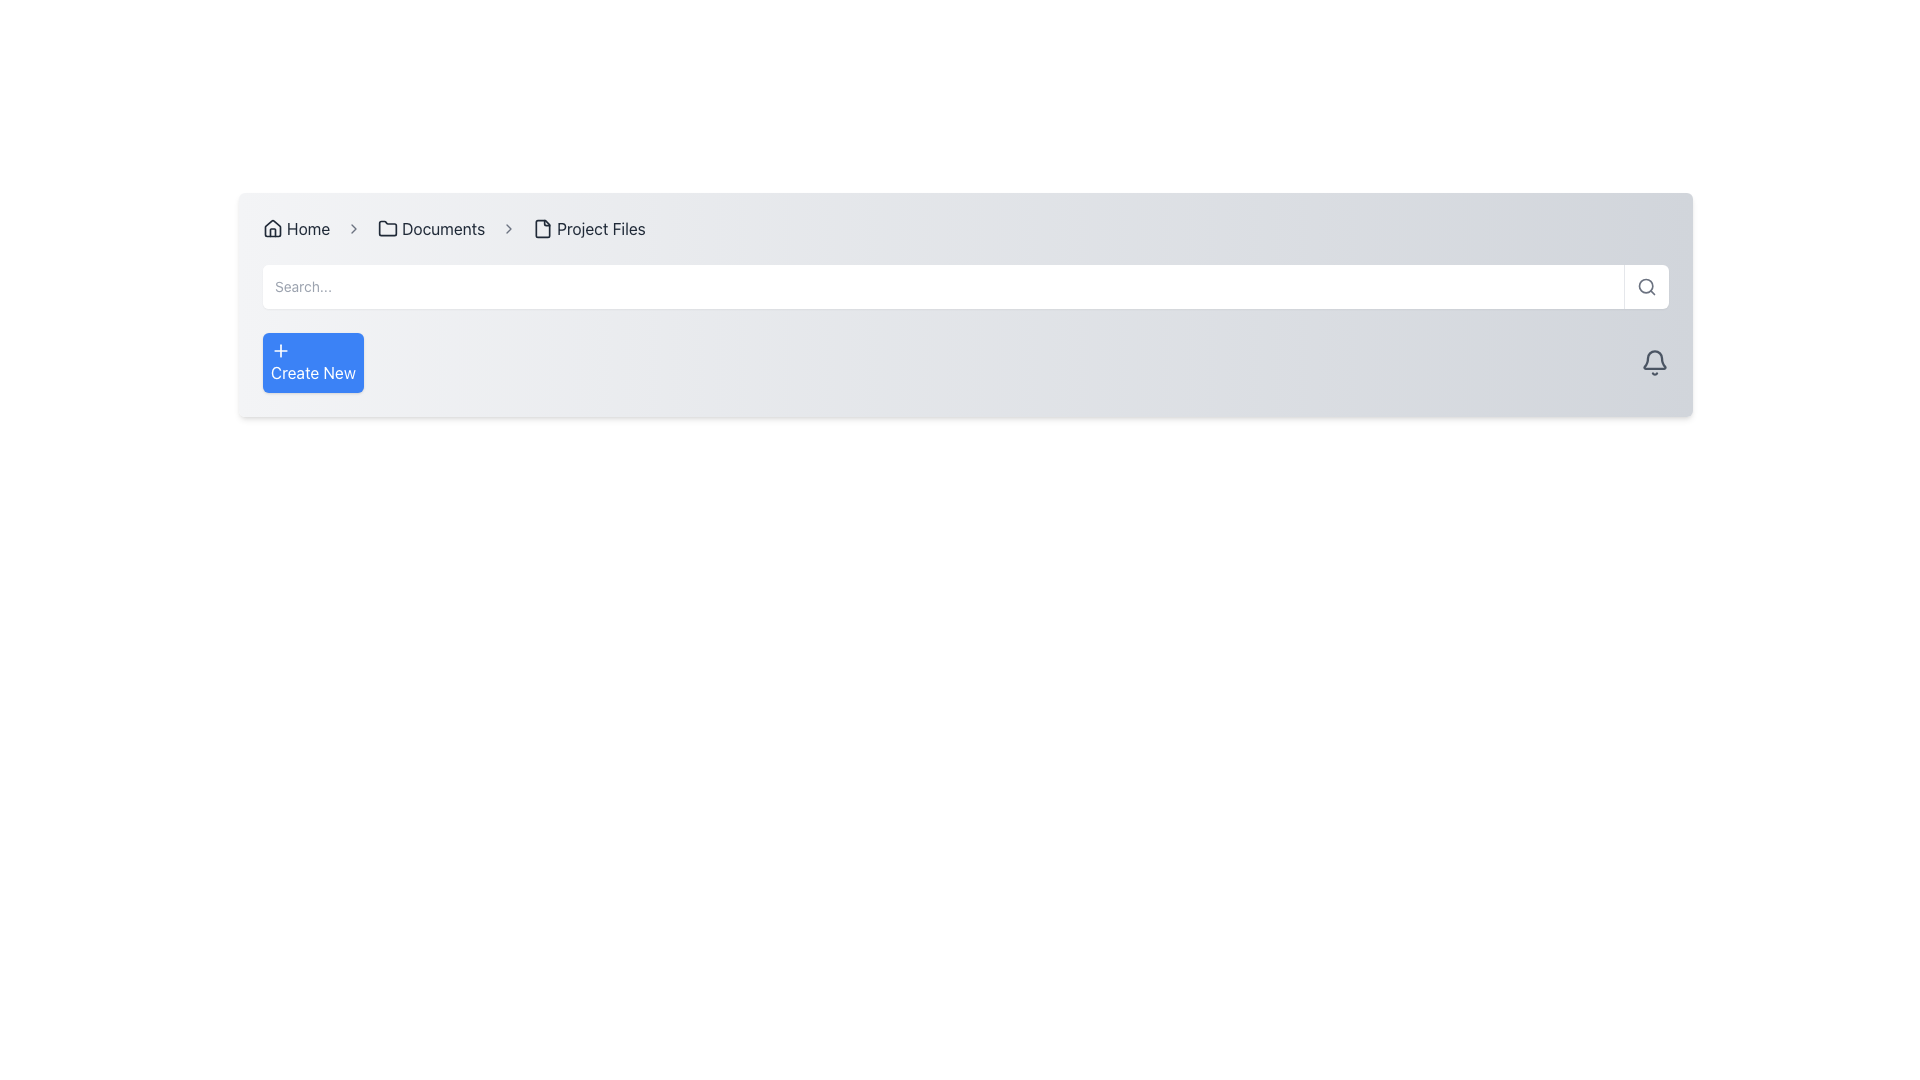 This screenshot has height=1080, width=1920. What do you see at coordinates (388, 227) in the screenshot?
I see `the folder icon located to the left of the 'Documents' label in the navigation bar` at bounding box center [388, 227].